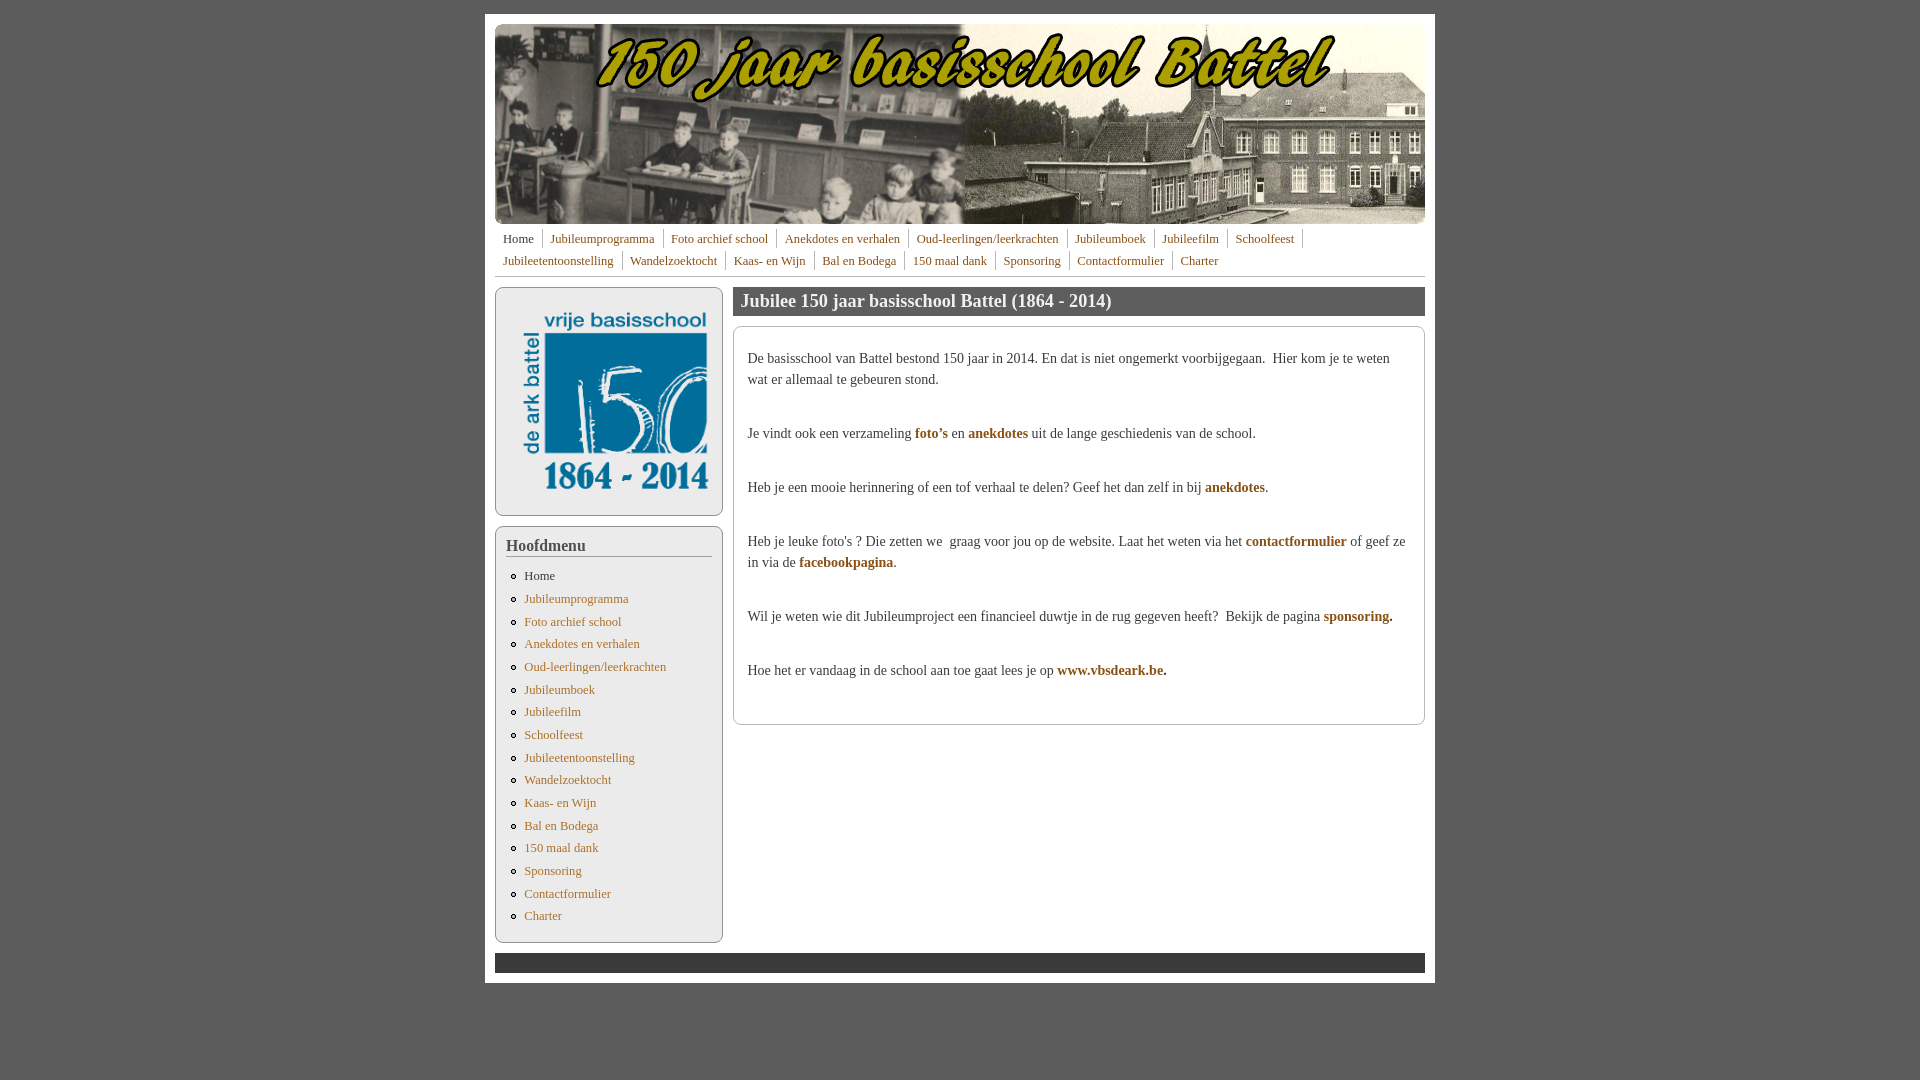 The image size is (1920, 1080). What do you see at coordinates (571, 620) in the screenshot?
I see `'Foto archief school'` at bounding box center [571, 620].